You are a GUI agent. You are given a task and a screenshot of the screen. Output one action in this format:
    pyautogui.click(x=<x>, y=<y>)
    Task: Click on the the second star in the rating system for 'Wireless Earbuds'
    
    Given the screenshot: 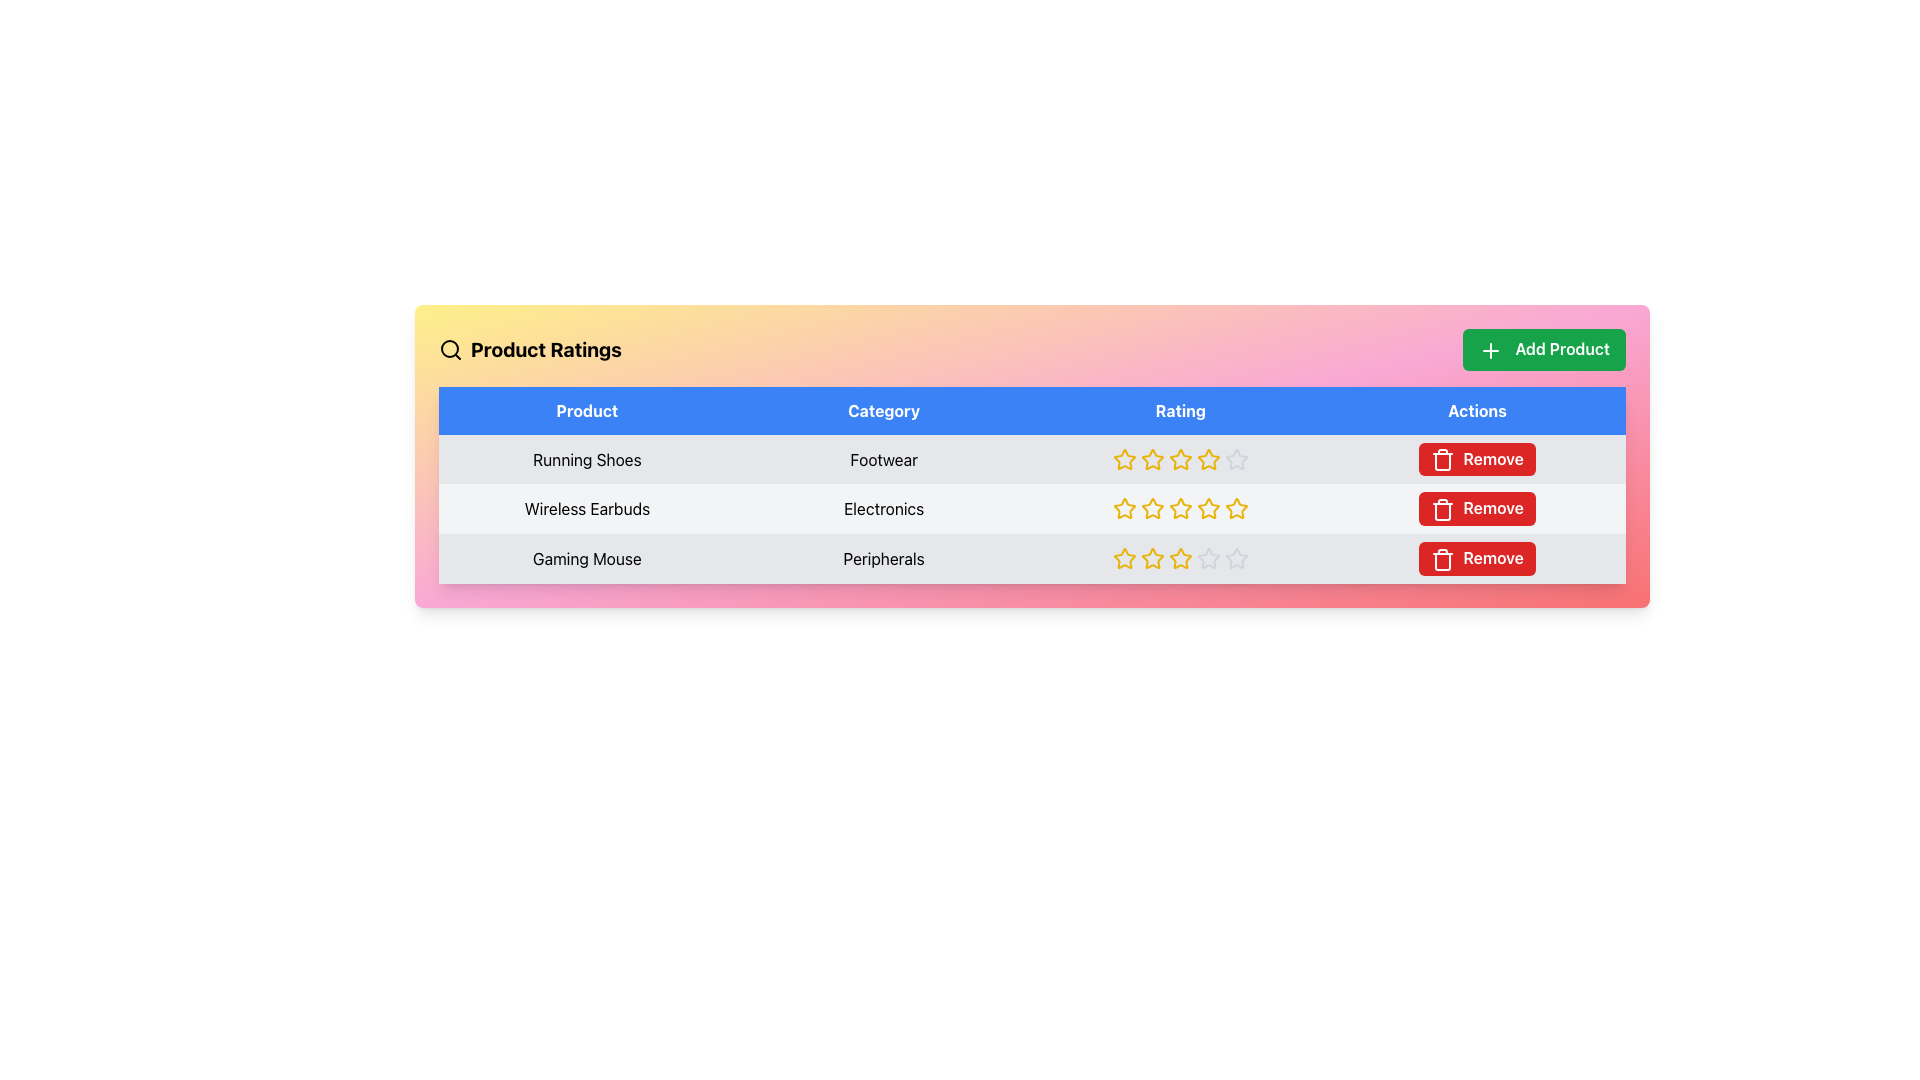 What is the action you would take?
    pyautogui.click(x=1152, y=507)
    